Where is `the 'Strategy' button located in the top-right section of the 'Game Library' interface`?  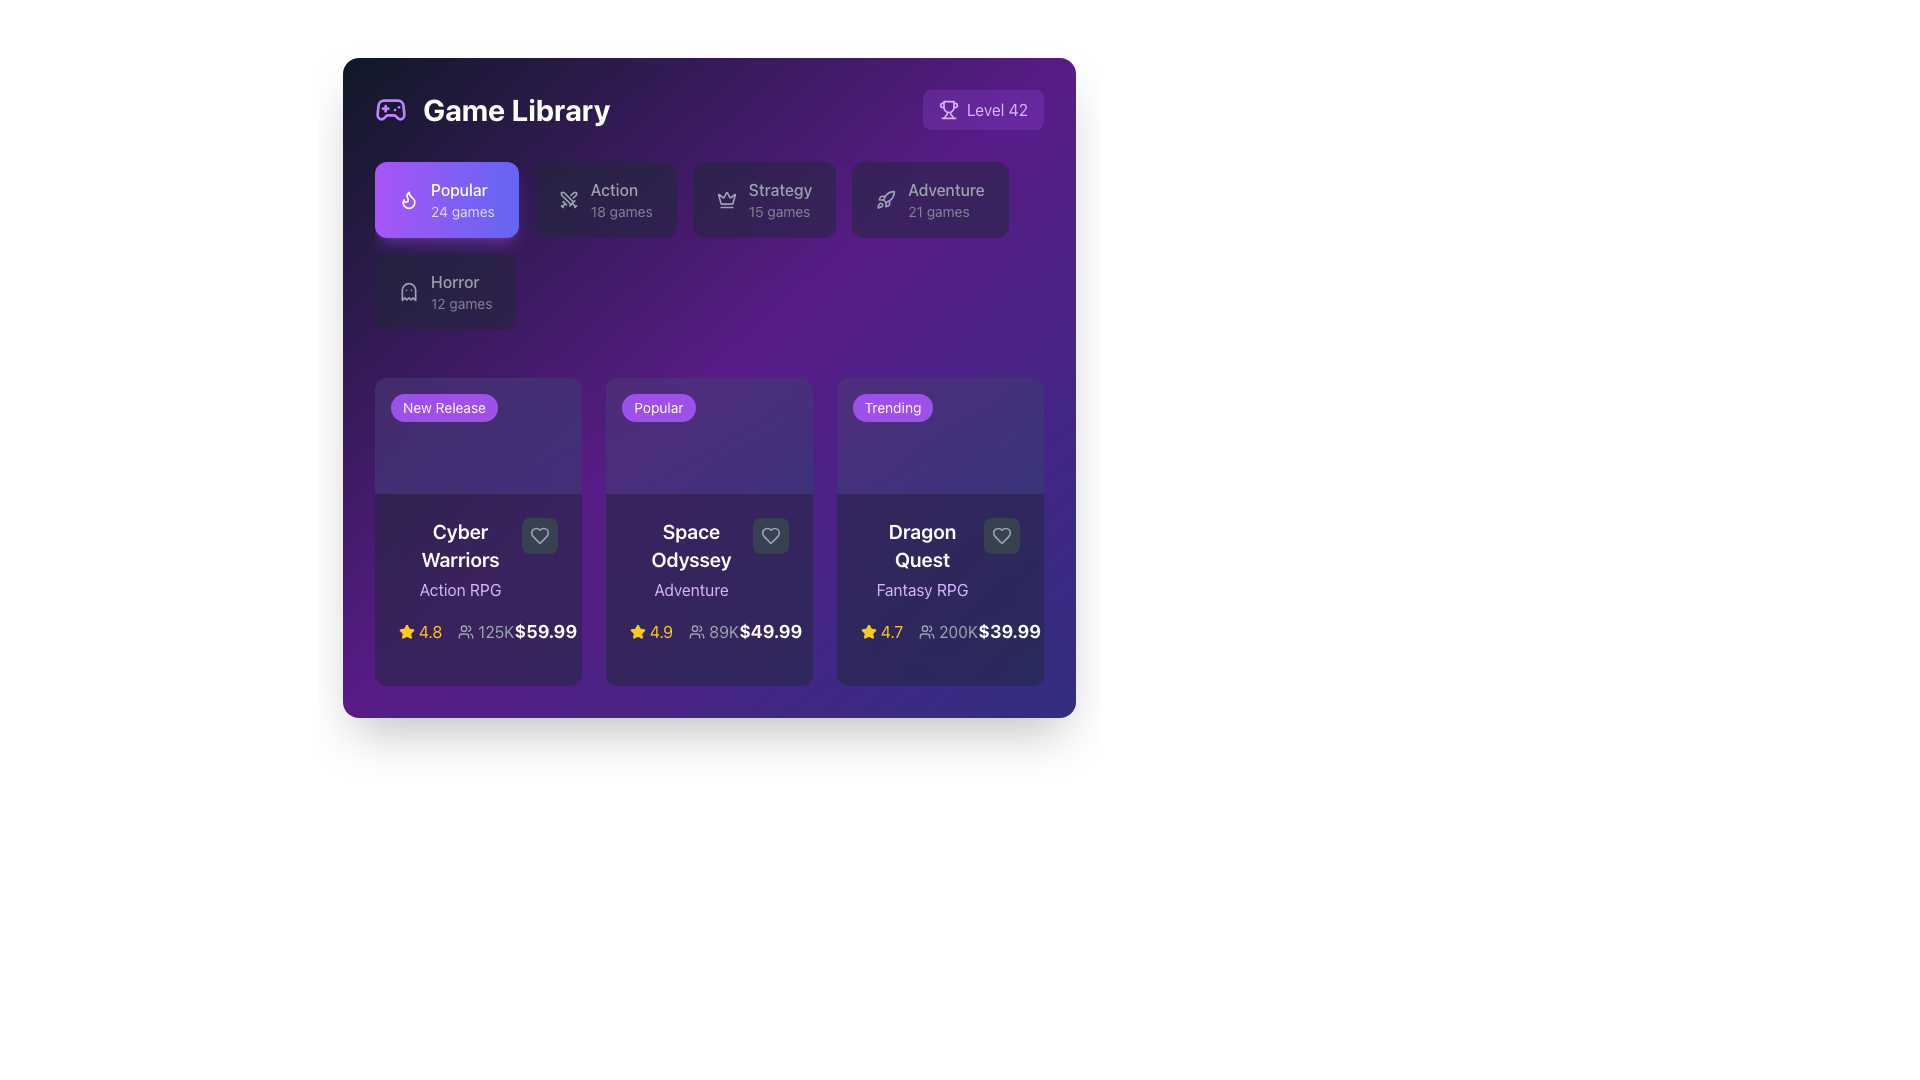
the 'Strategy' button located in the top-right section of the 'Game Library' interface is located at coordinates (763, 200).